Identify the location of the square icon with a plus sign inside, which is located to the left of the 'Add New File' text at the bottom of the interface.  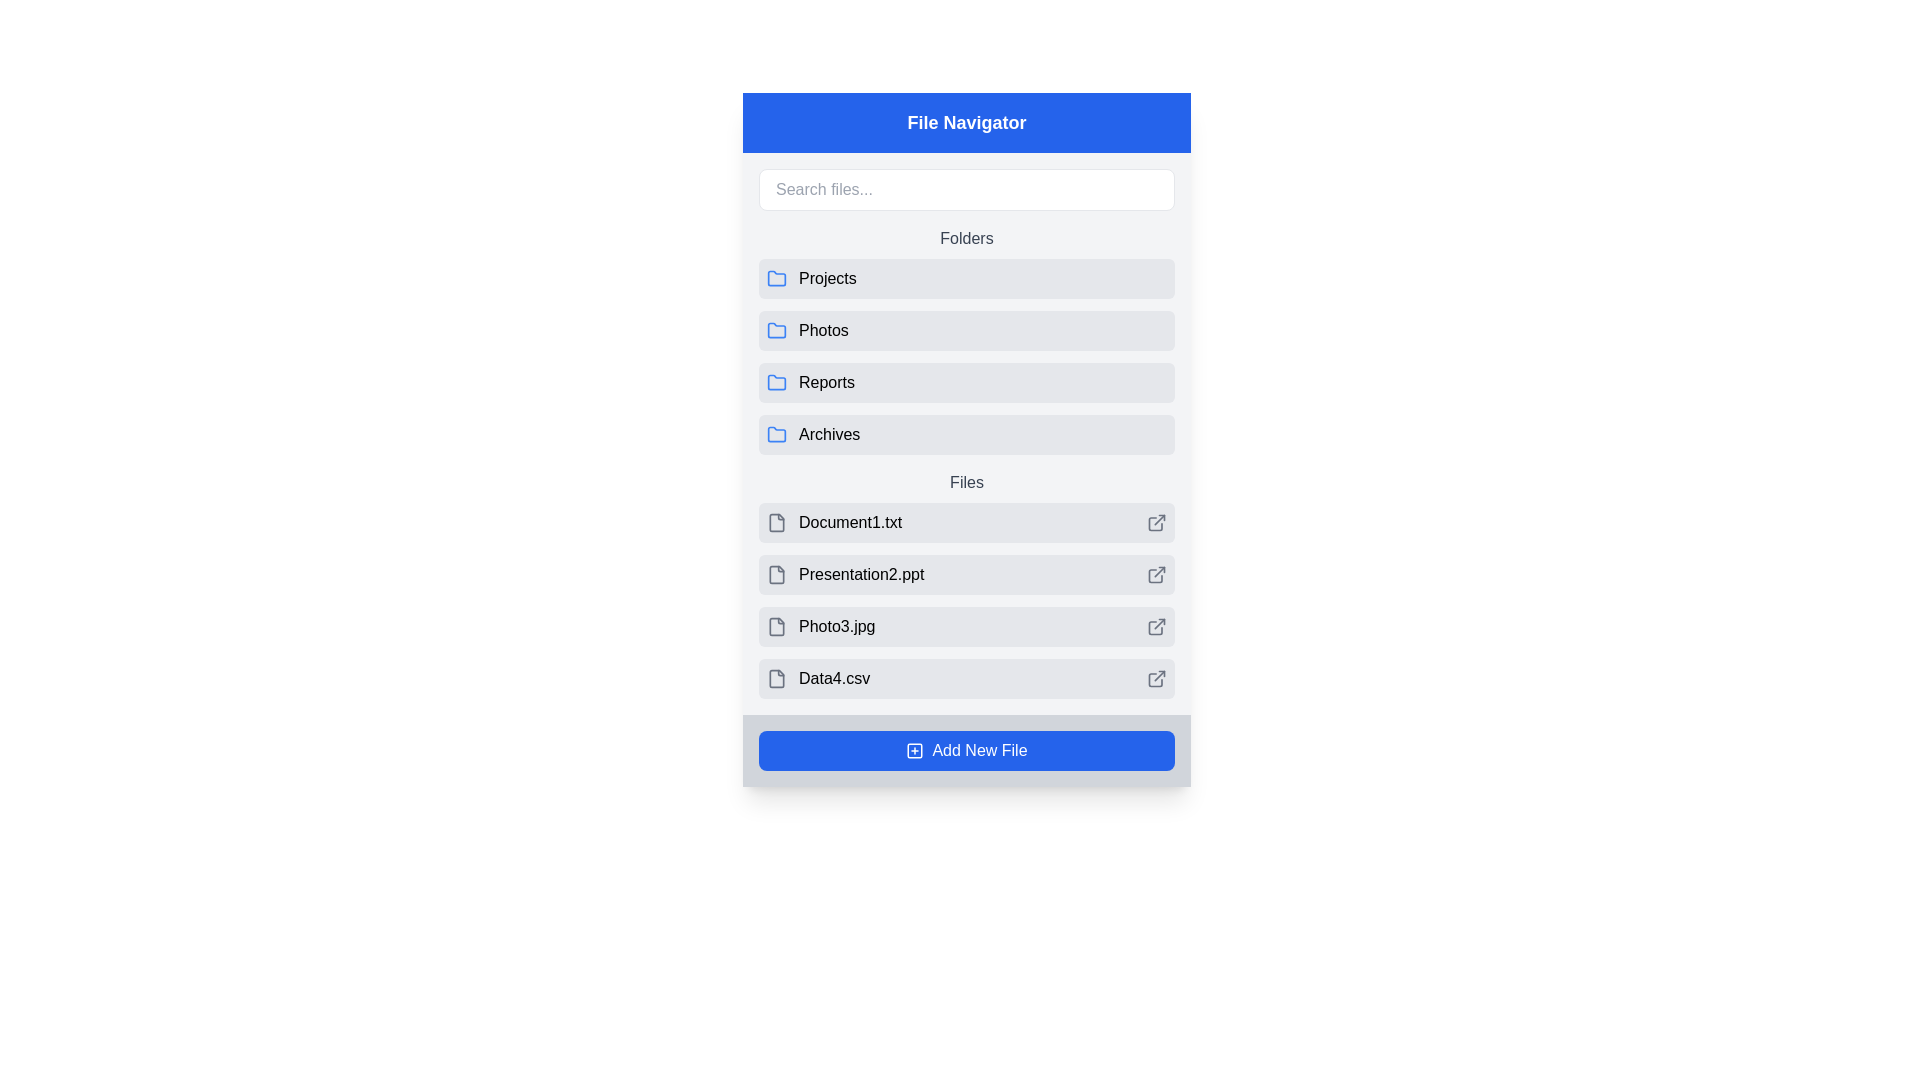
(914, 751).